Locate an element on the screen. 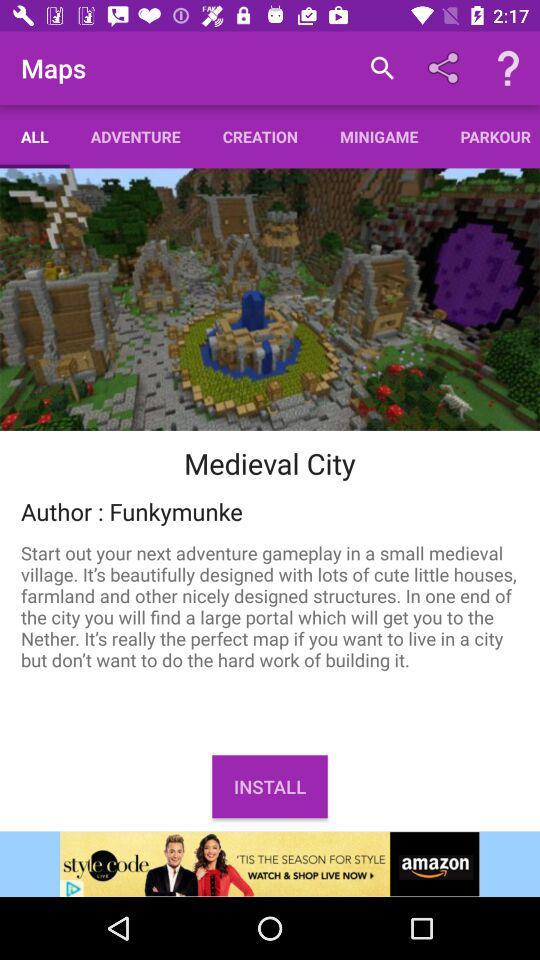  help is located at coordinates (508, 68).